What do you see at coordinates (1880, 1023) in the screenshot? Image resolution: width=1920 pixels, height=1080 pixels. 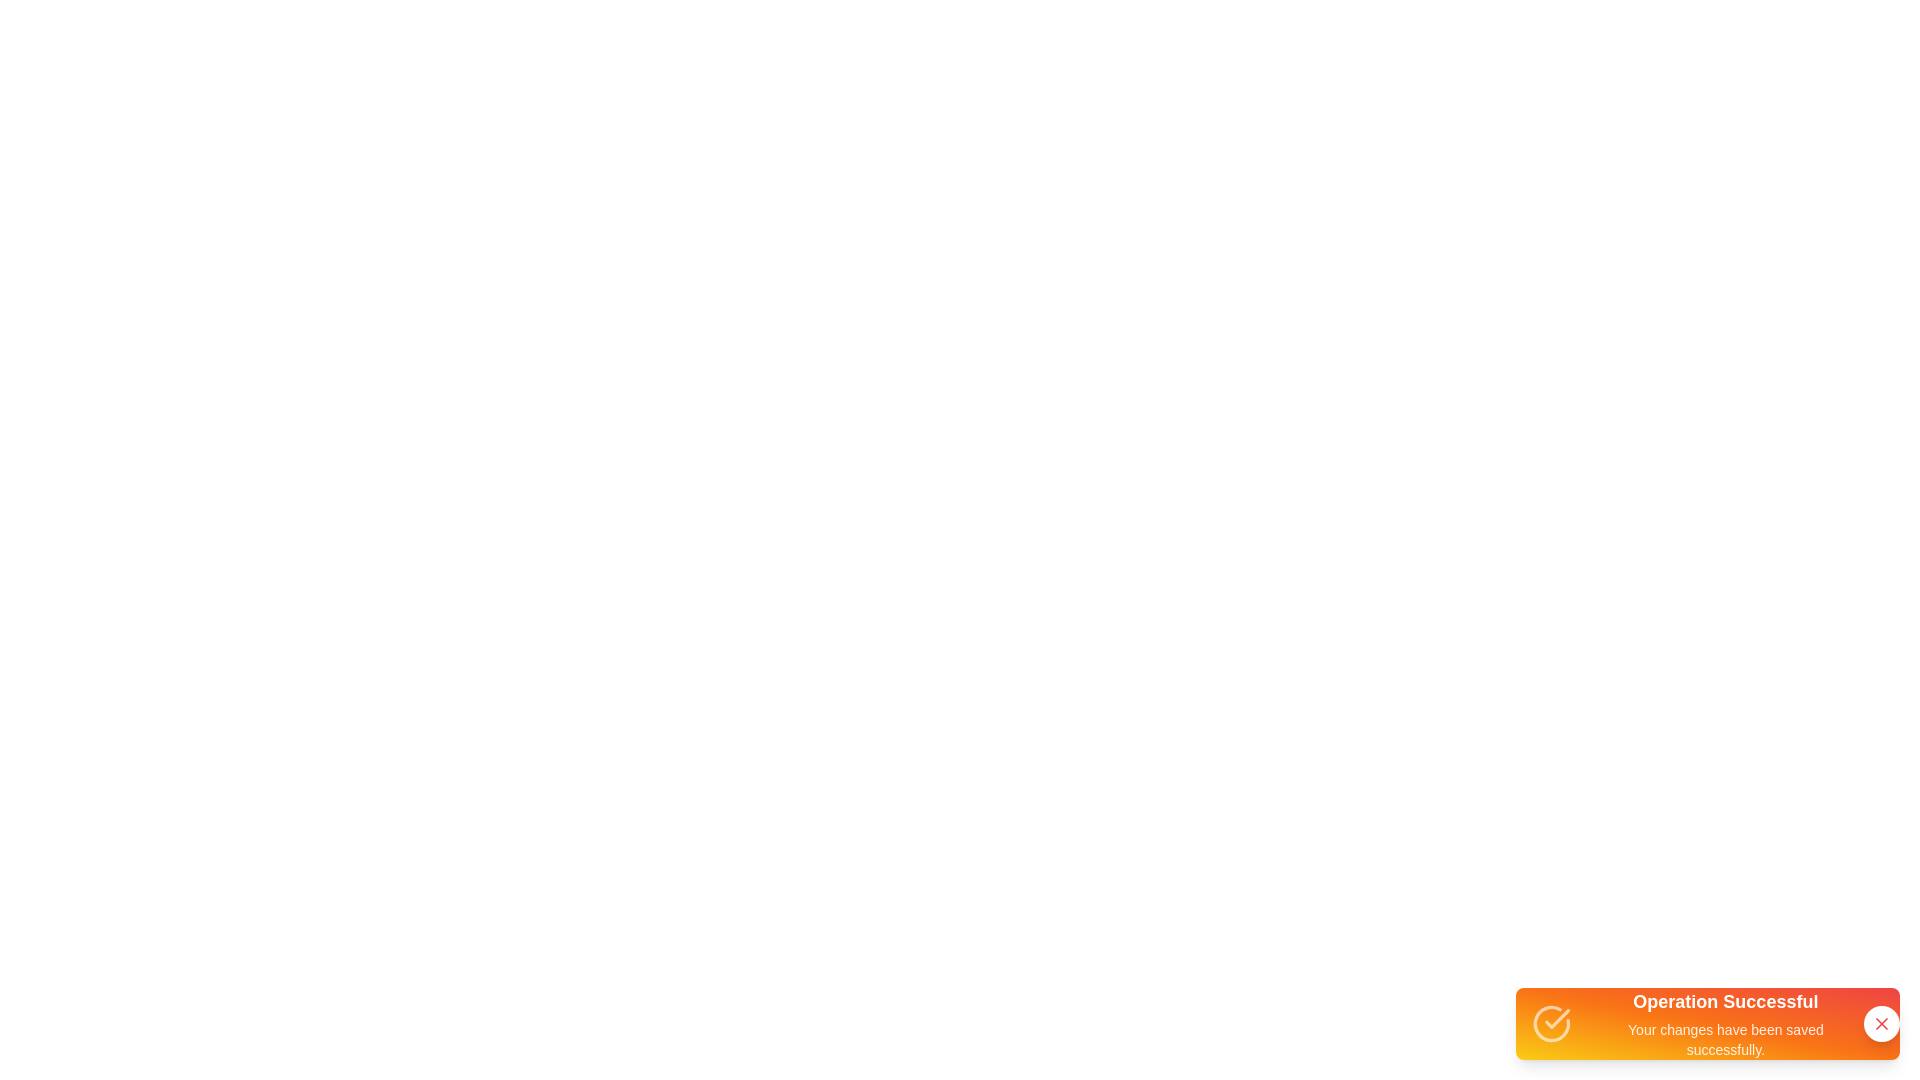 I see `the close button to observe hover effects` at bounding box center [1880, 1023].